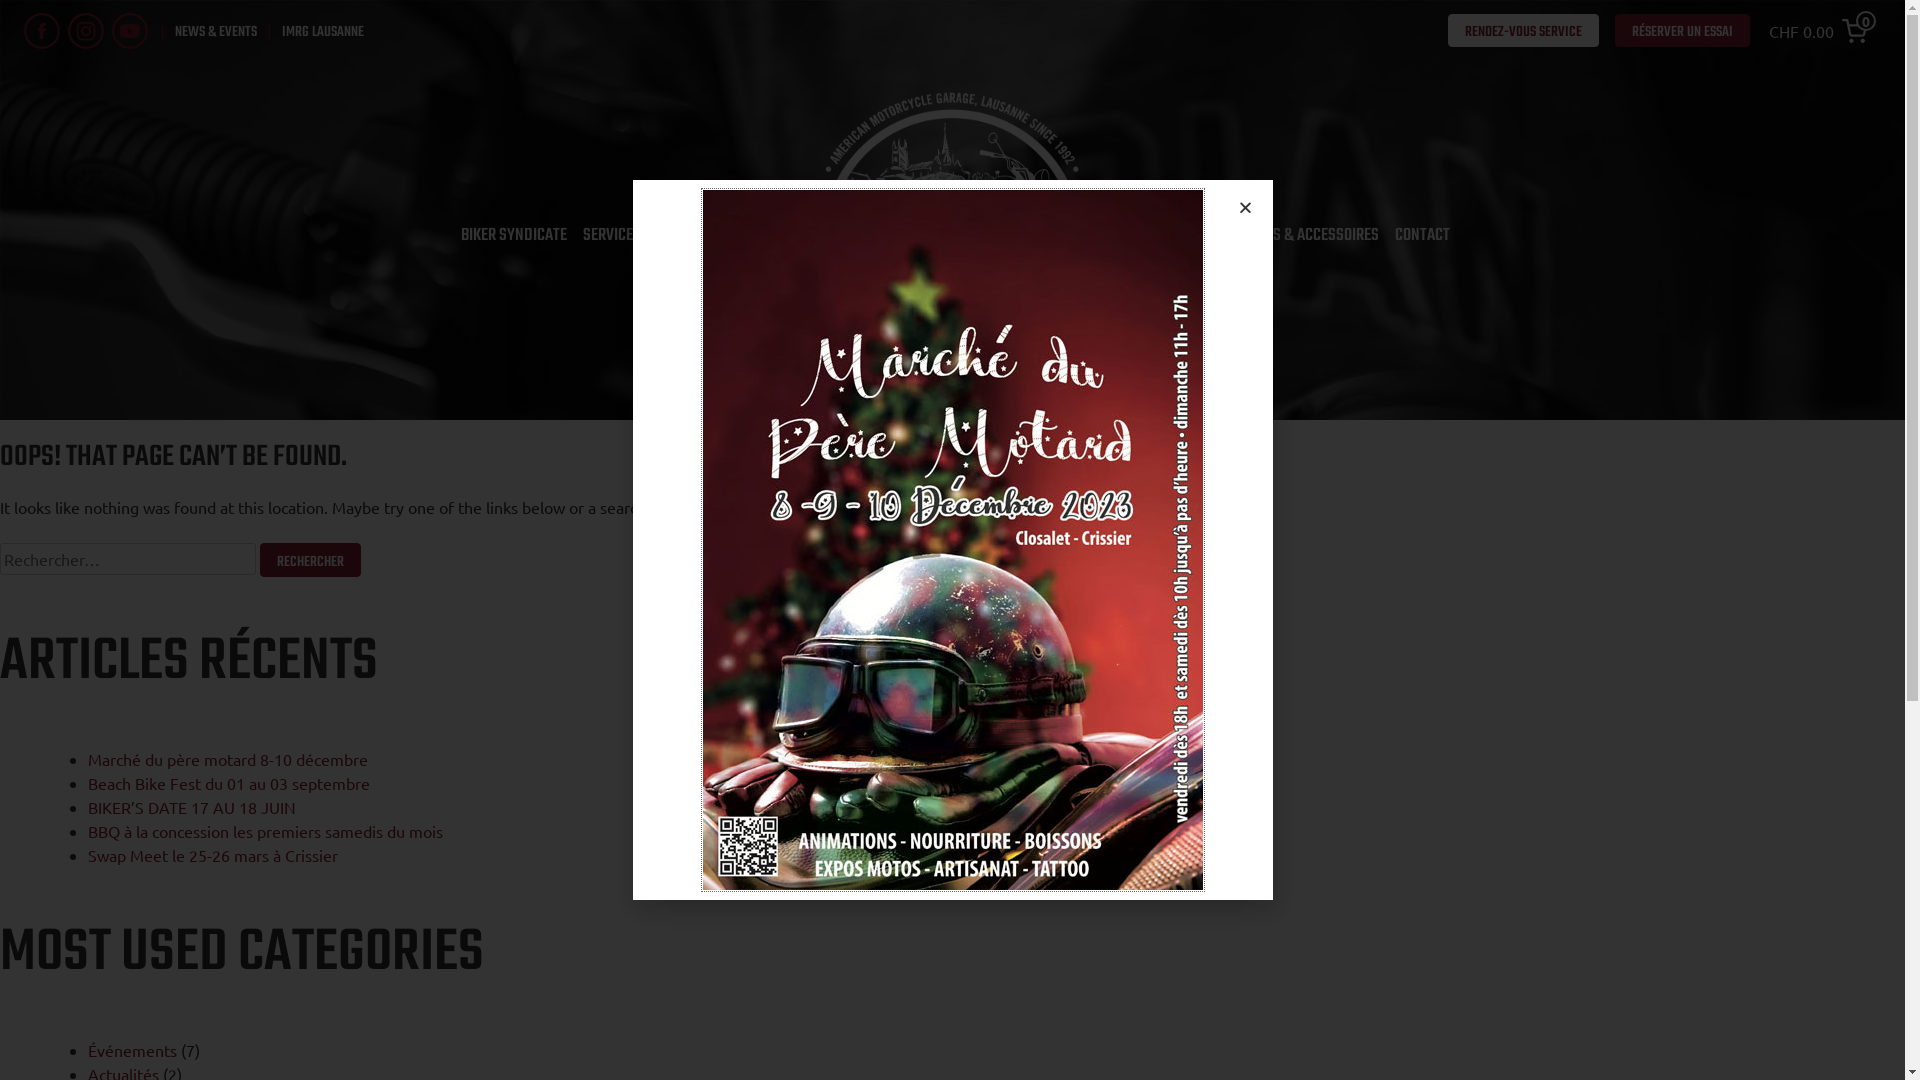  I want to click on 'NEWS & EVENTS', so click(209, 31).